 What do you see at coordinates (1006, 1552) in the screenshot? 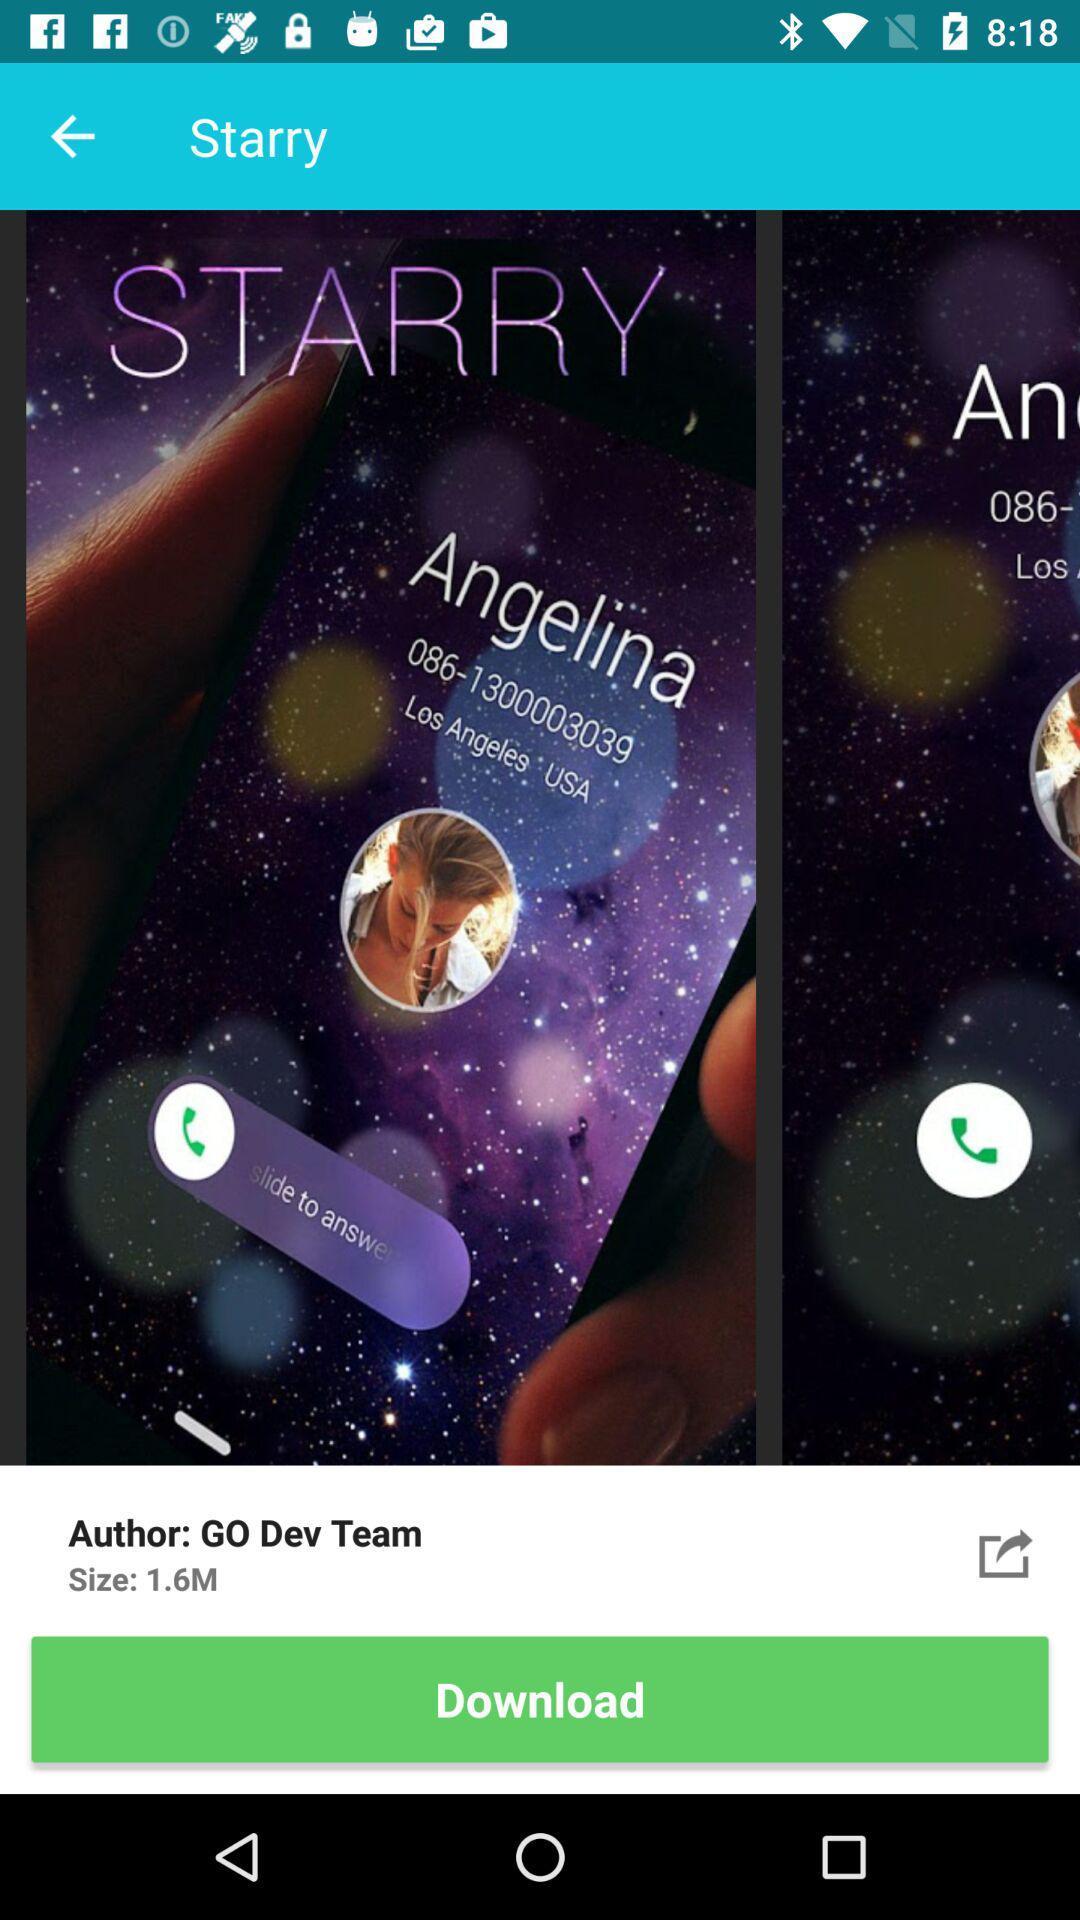
I see `the item above download` at bounding box center [1006, 1552].